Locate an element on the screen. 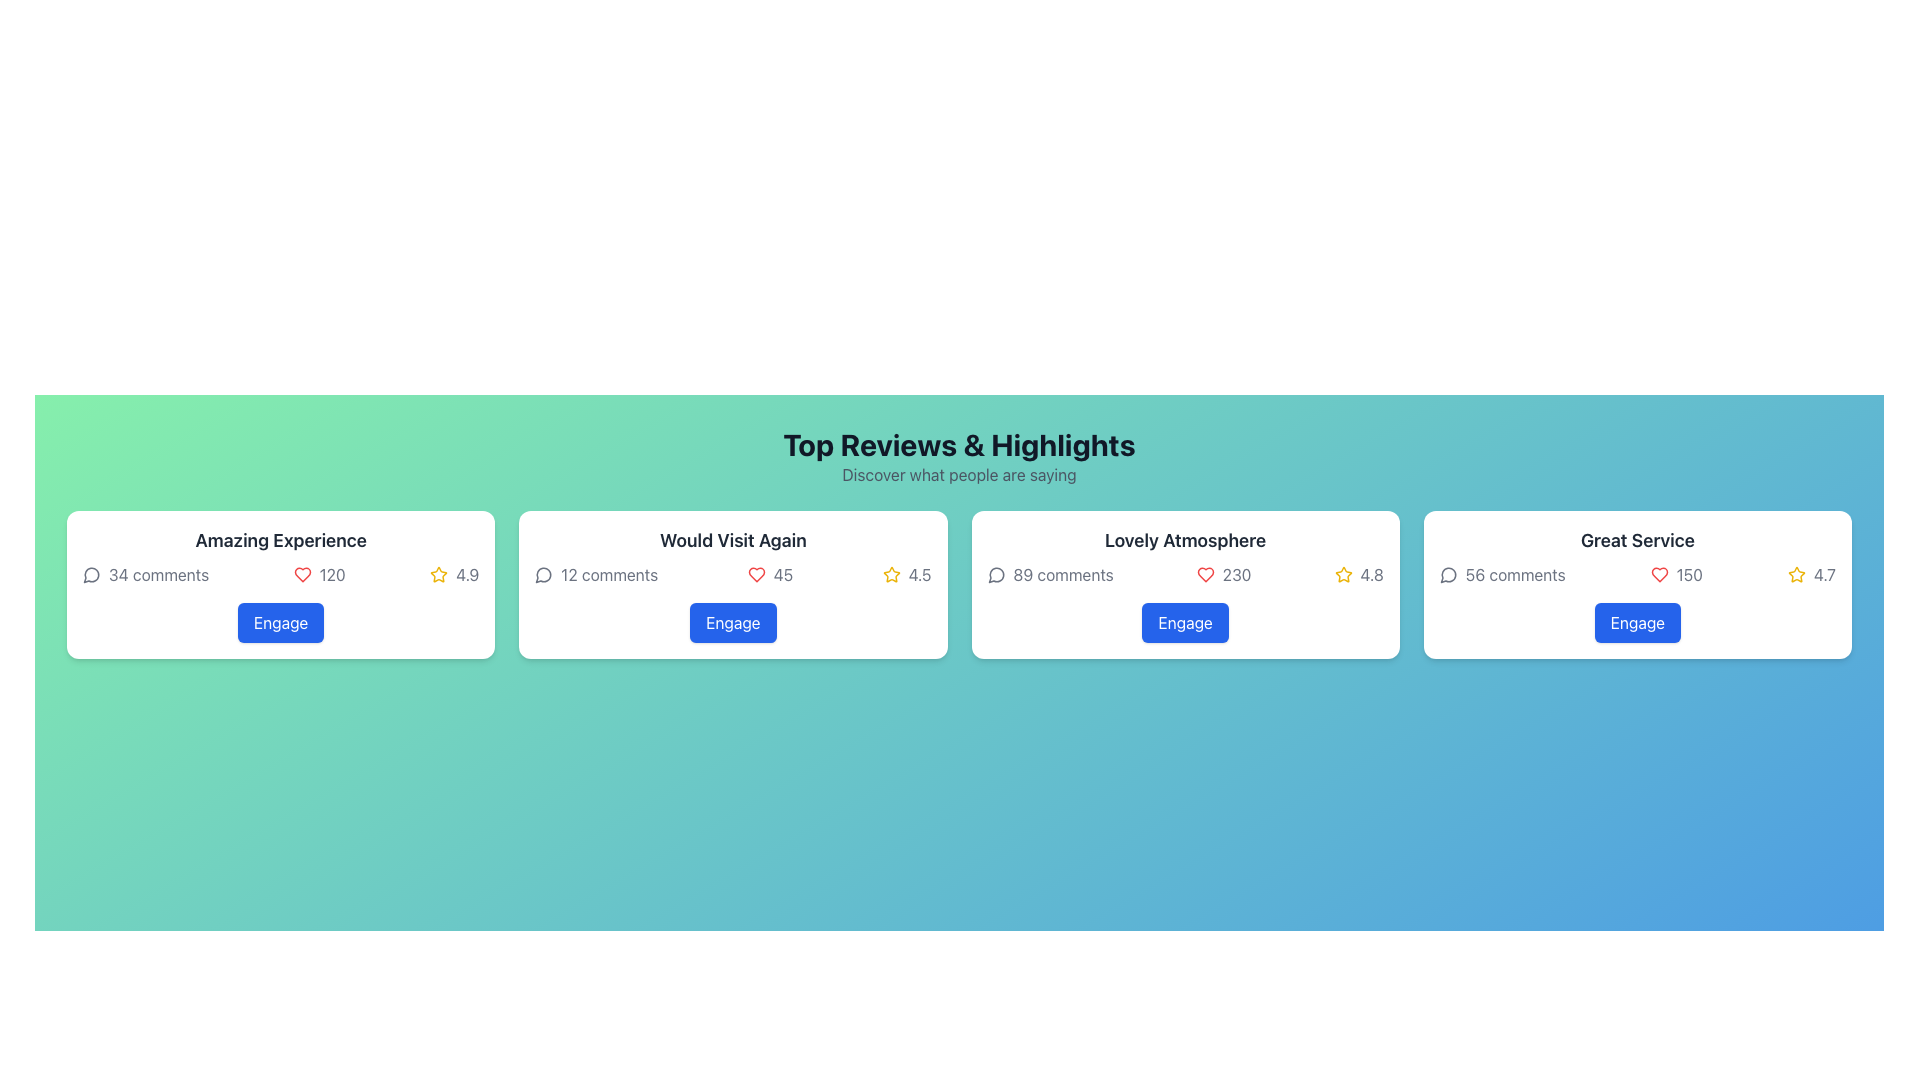 The height and width of the screenshot is (1080, 1920). the static text label displaying the numerical value '230' which represents likes in the 'Lovely Atmosphere' review card, located next to a red heart icon is located at coordinates (1236, 574).